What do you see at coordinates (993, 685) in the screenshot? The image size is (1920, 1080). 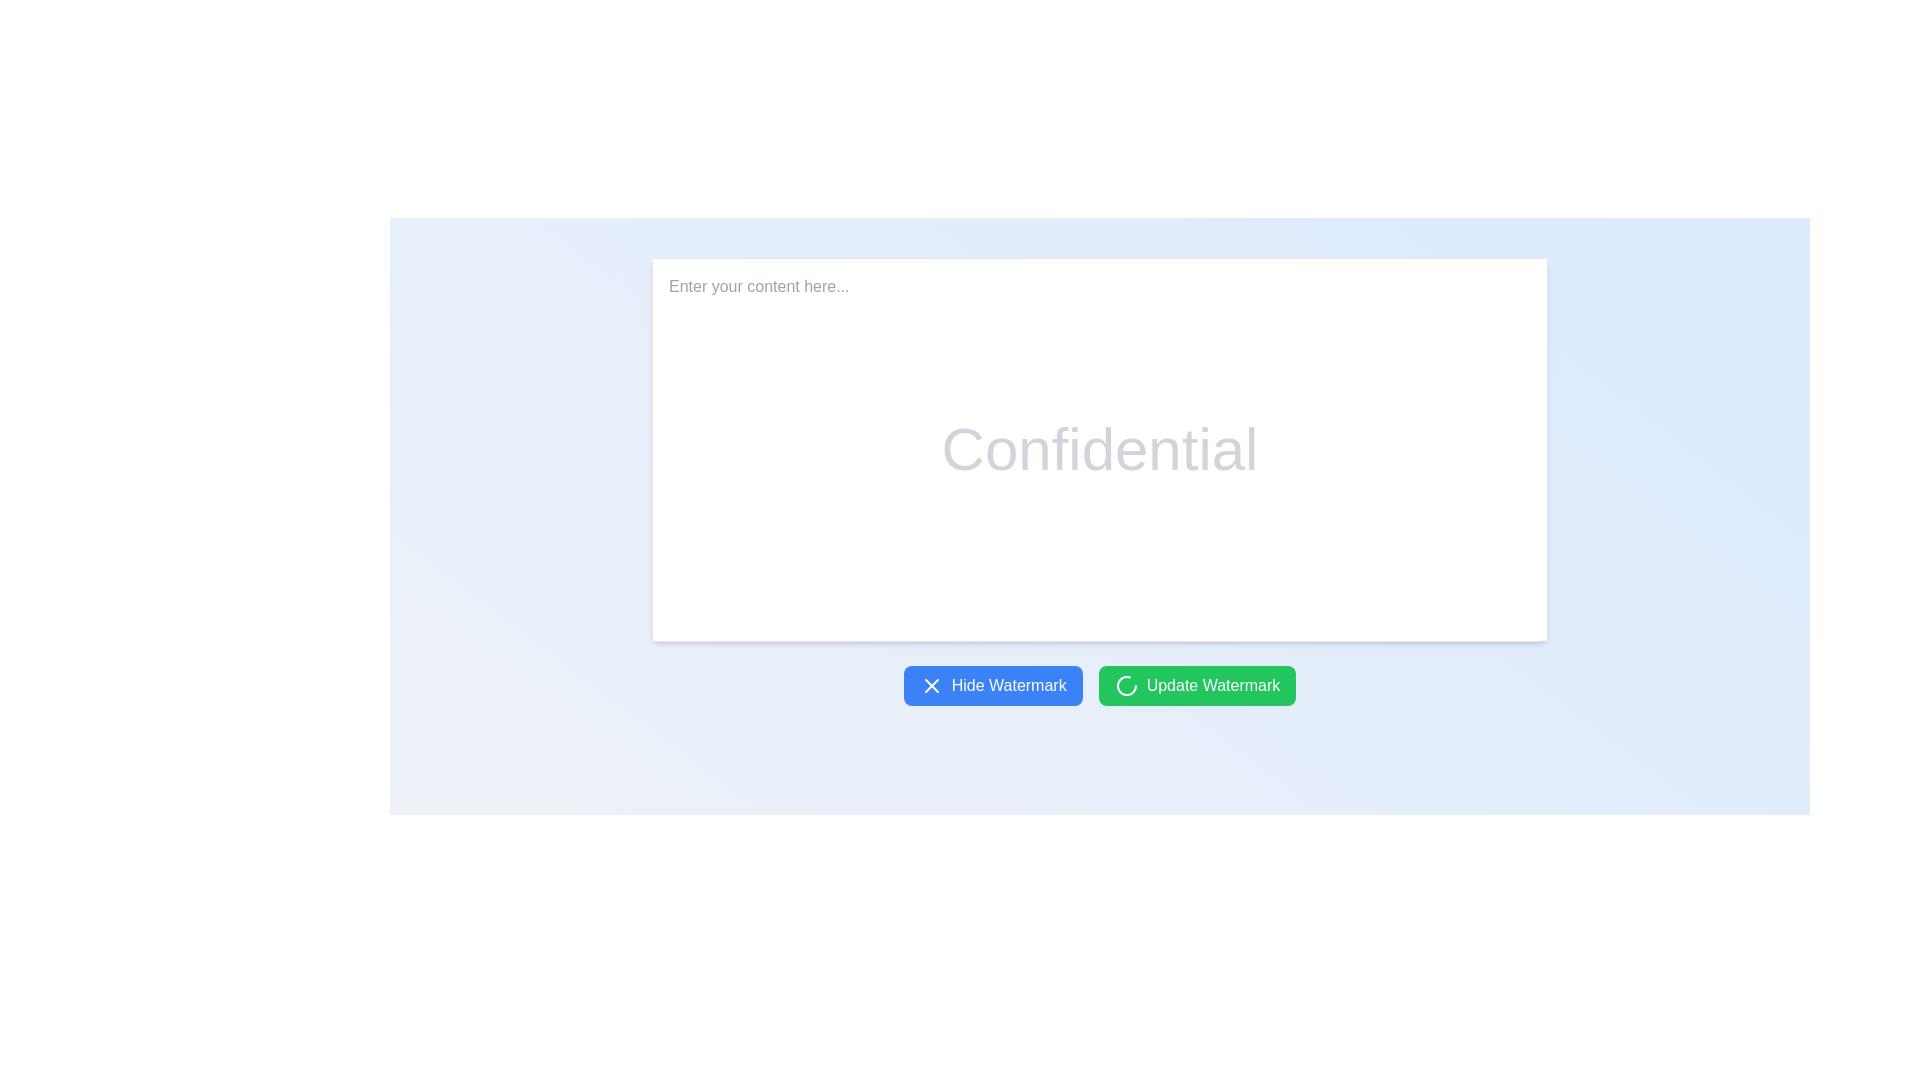 I see `the 'Hide Watermark' button, which has a blue background, white text, and a small 'X' icon, located below the main content area and is the leftmost button in a horizontal button group` at bounding box center [993, 685].